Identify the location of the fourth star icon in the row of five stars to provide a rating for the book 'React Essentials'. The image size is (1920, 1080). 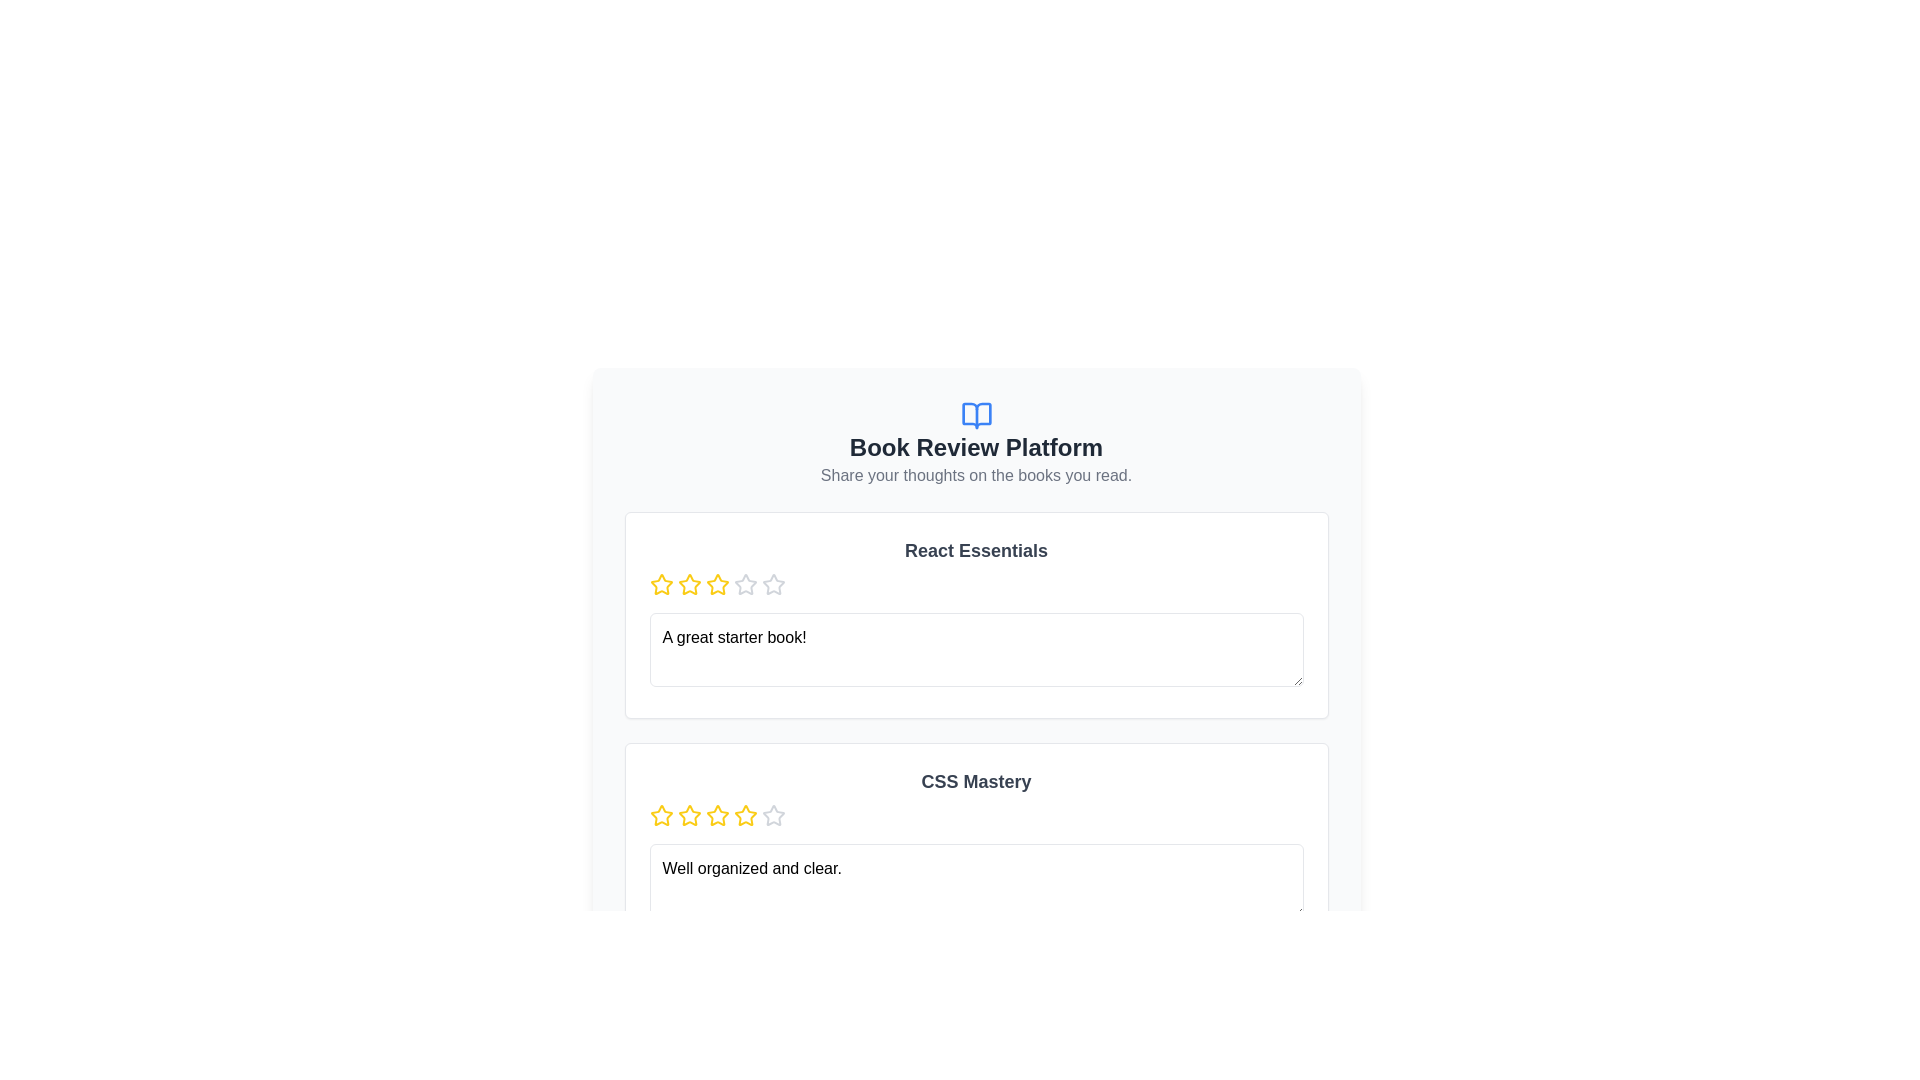
(772, 584).